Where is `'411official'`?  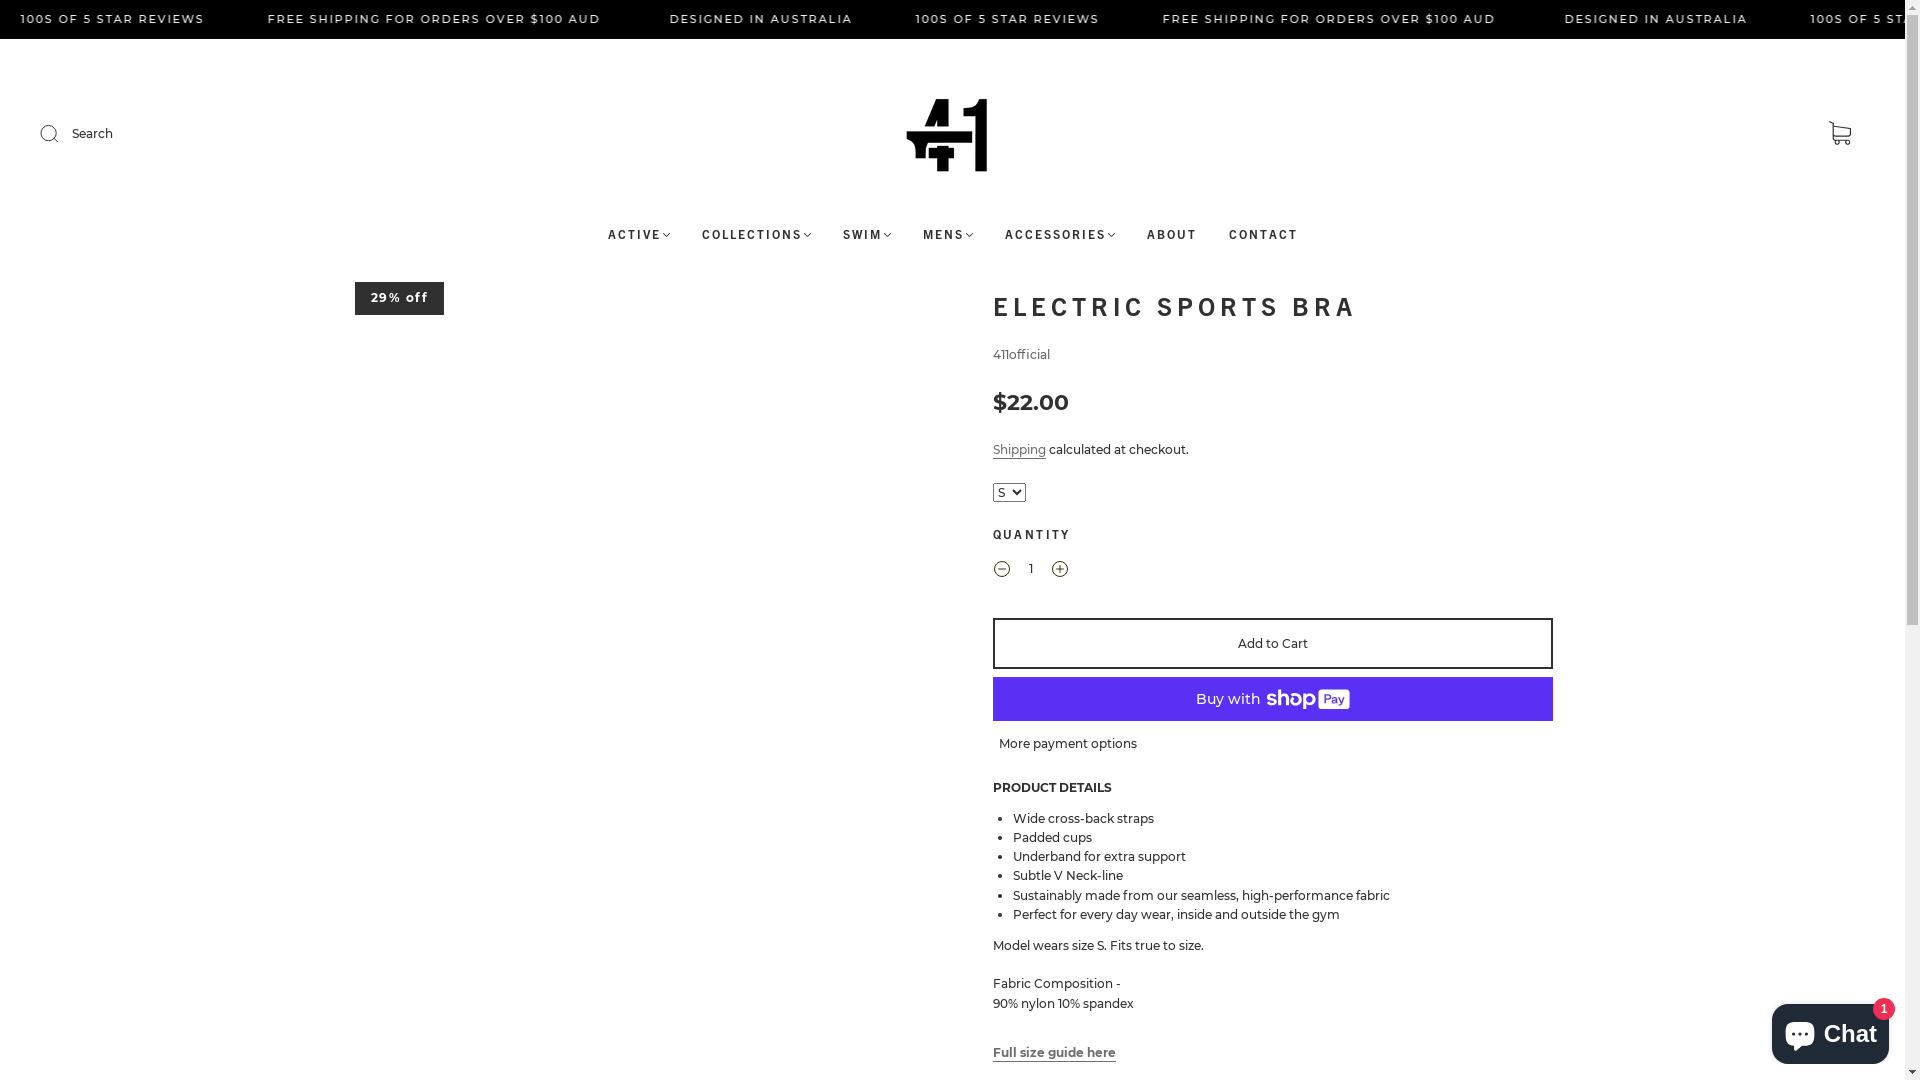 '411official' is located at coordinates (1020, 353).